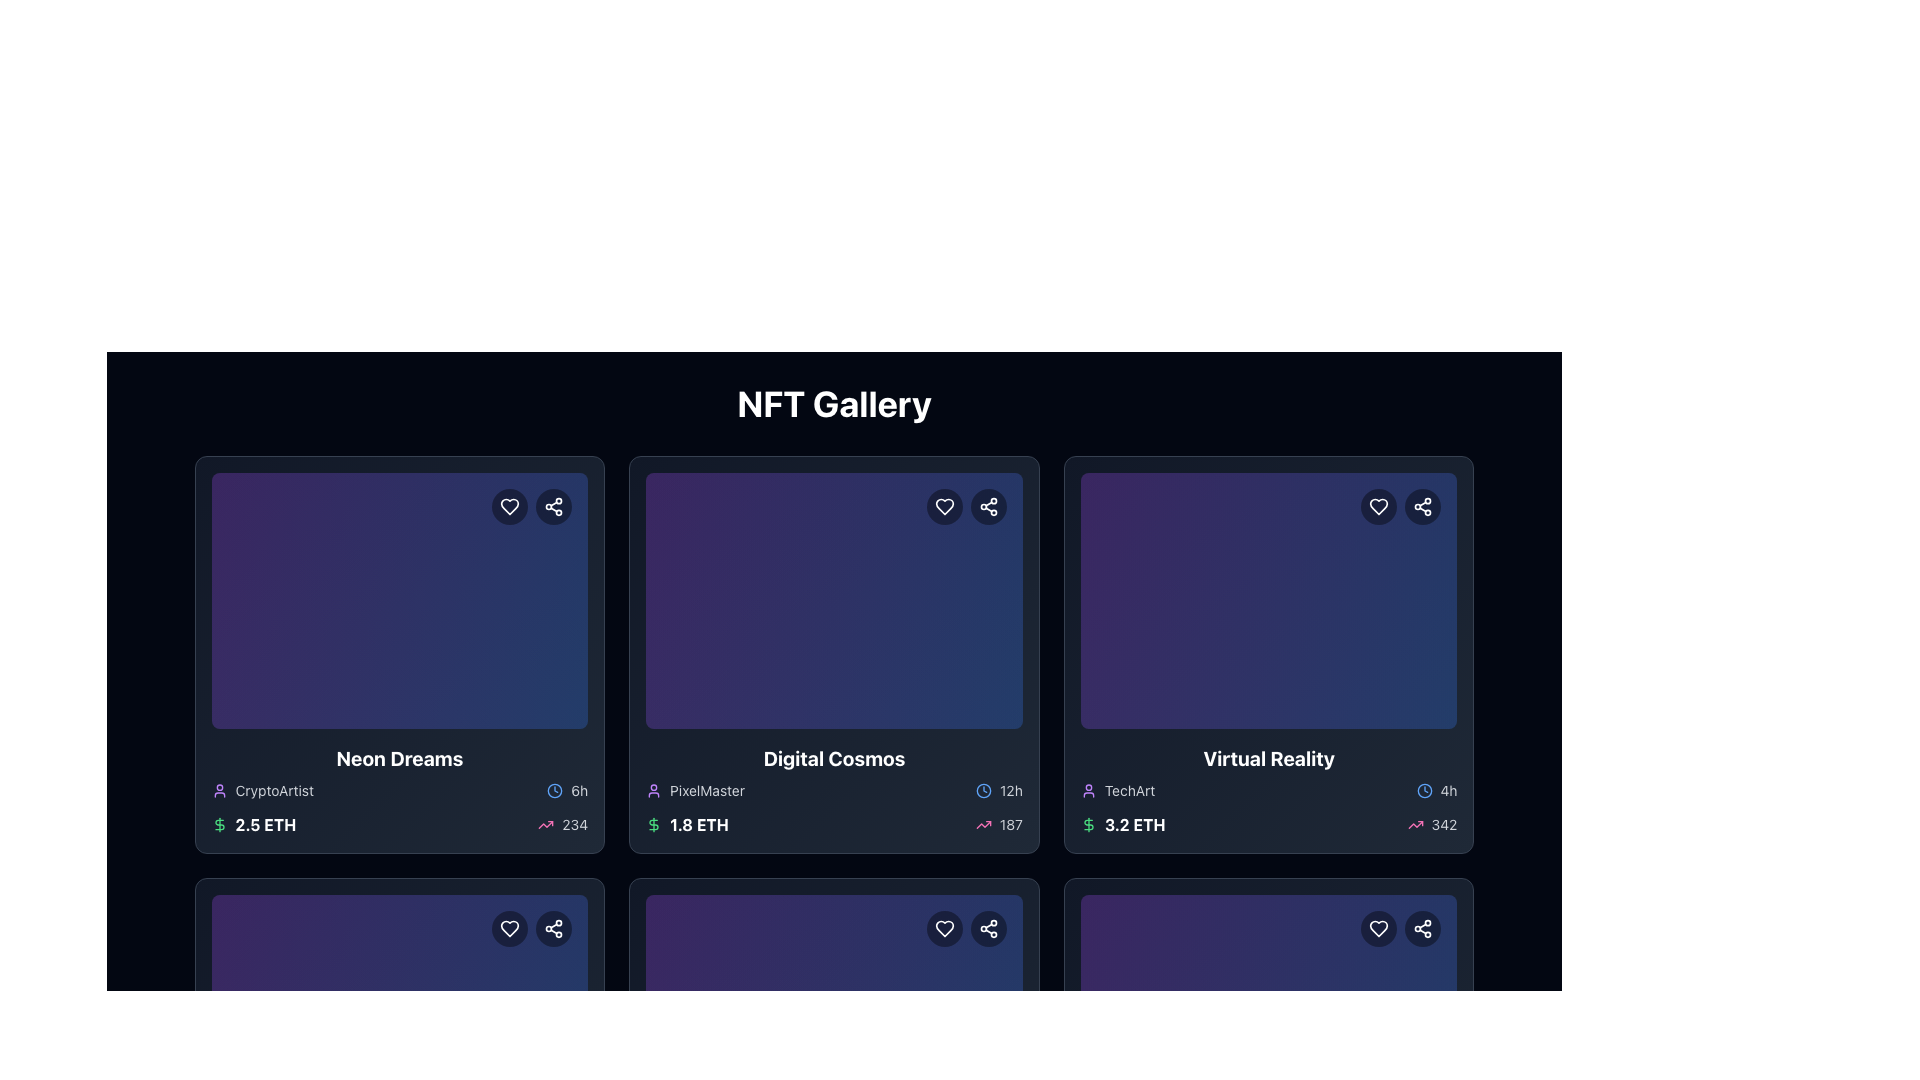 Image resolution: width=1920 pixels, height=1080 pixels. Describe the element at coordinates (1087, 825) in the screenshot. I see `the green dollar icon representing financial information within the 'Virtual Reality' NFT card, located near the bottom-left corner where the price information is displayed` at that location.